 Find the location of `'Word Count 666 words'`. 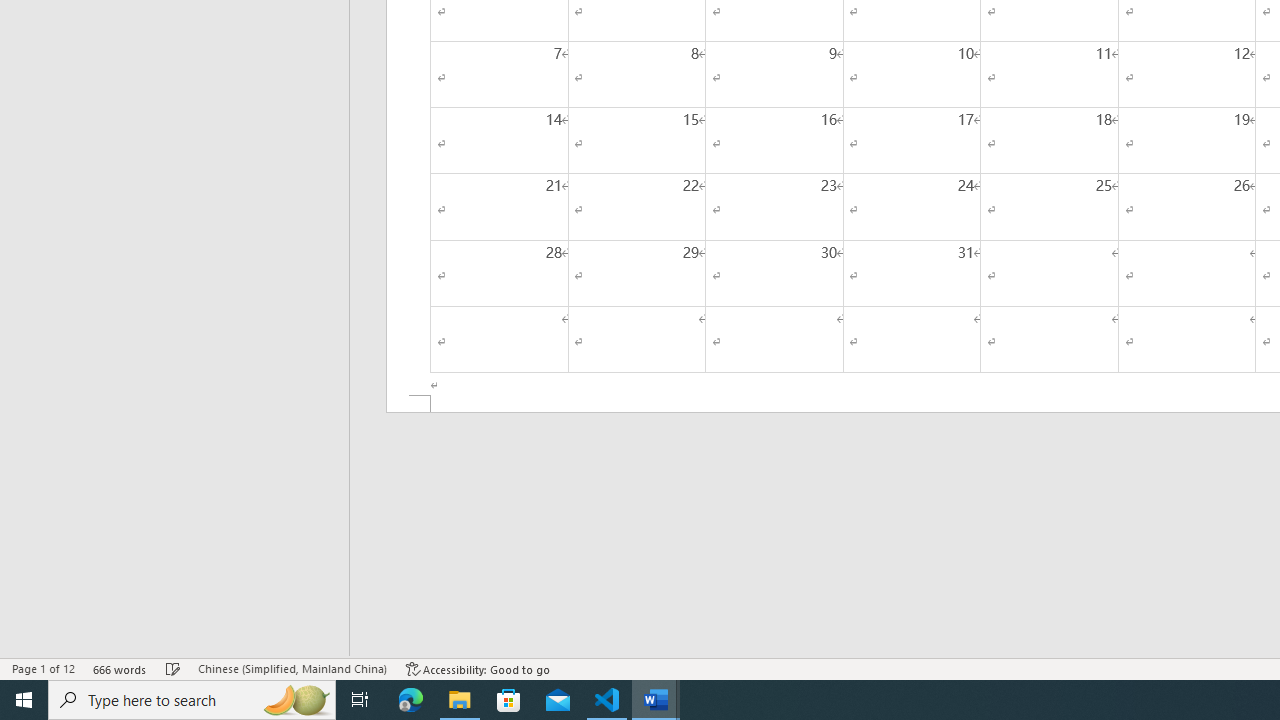

'Word Count 666 words' is located at coordinates (119, 669).